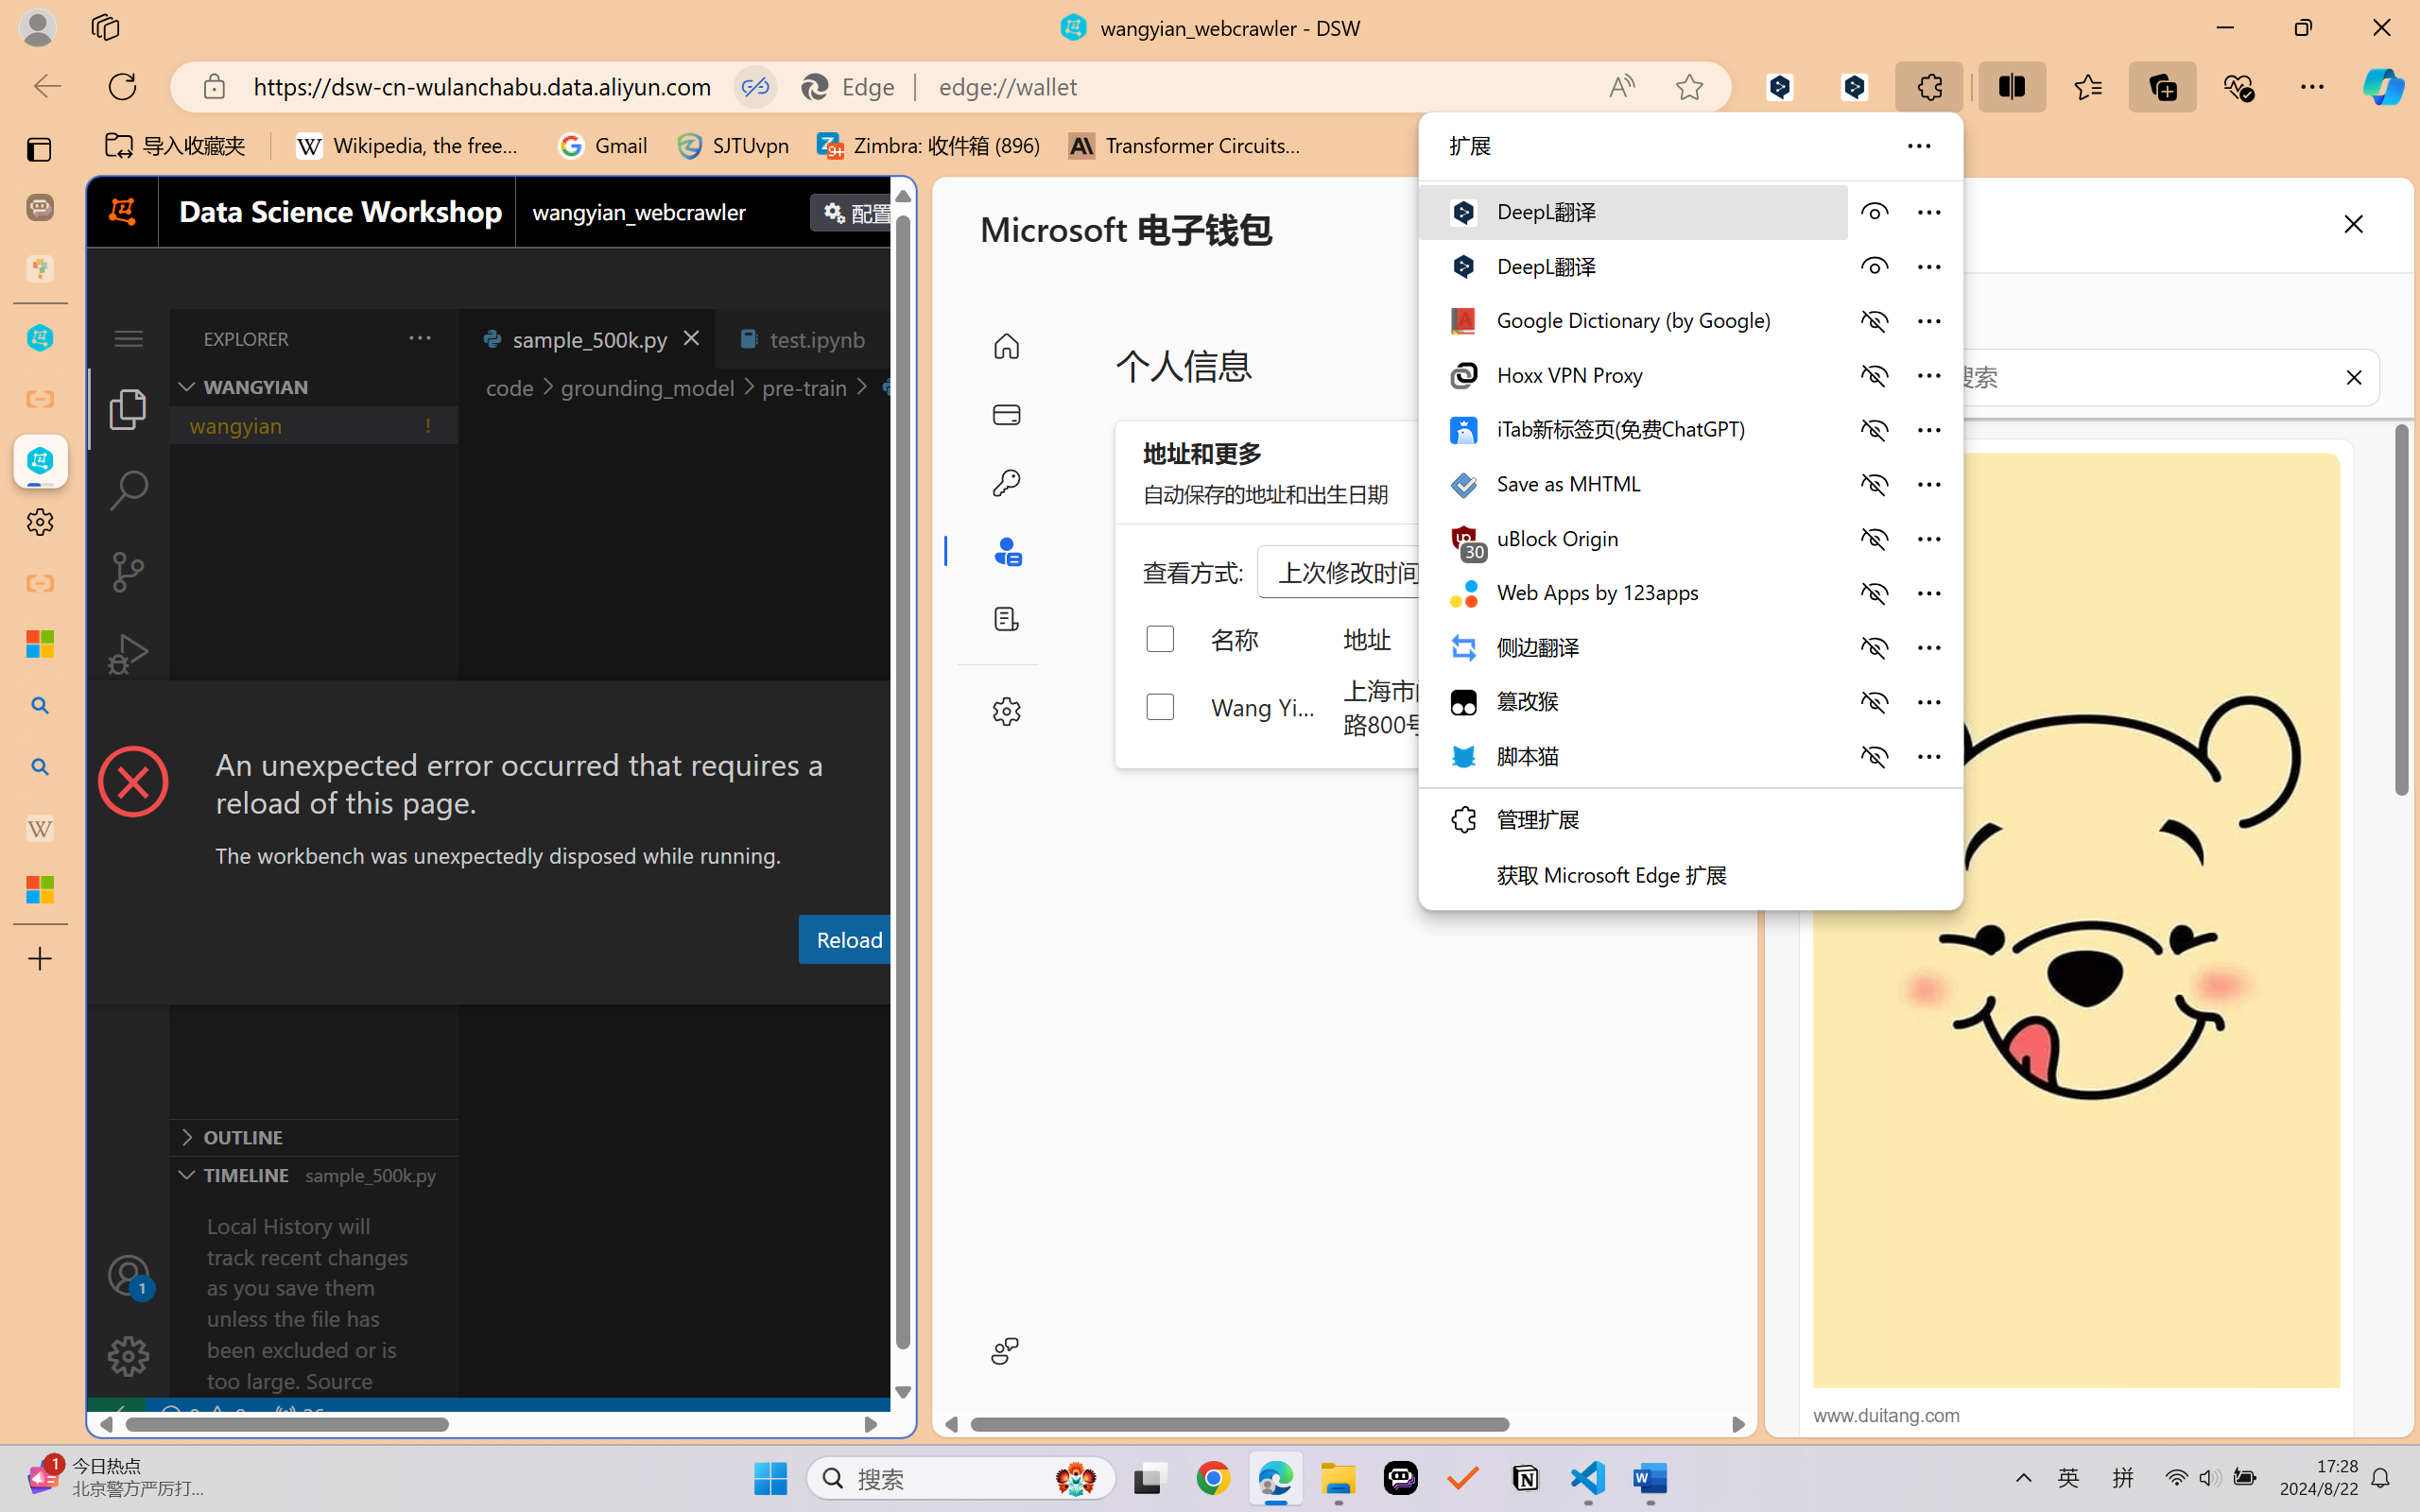 This screenshot has width=2420, height=1512. Describe the element at coordinates (127, 407) in the screenshot. I see `'Explorer (Ctrl+Shift+E)'` at that location.